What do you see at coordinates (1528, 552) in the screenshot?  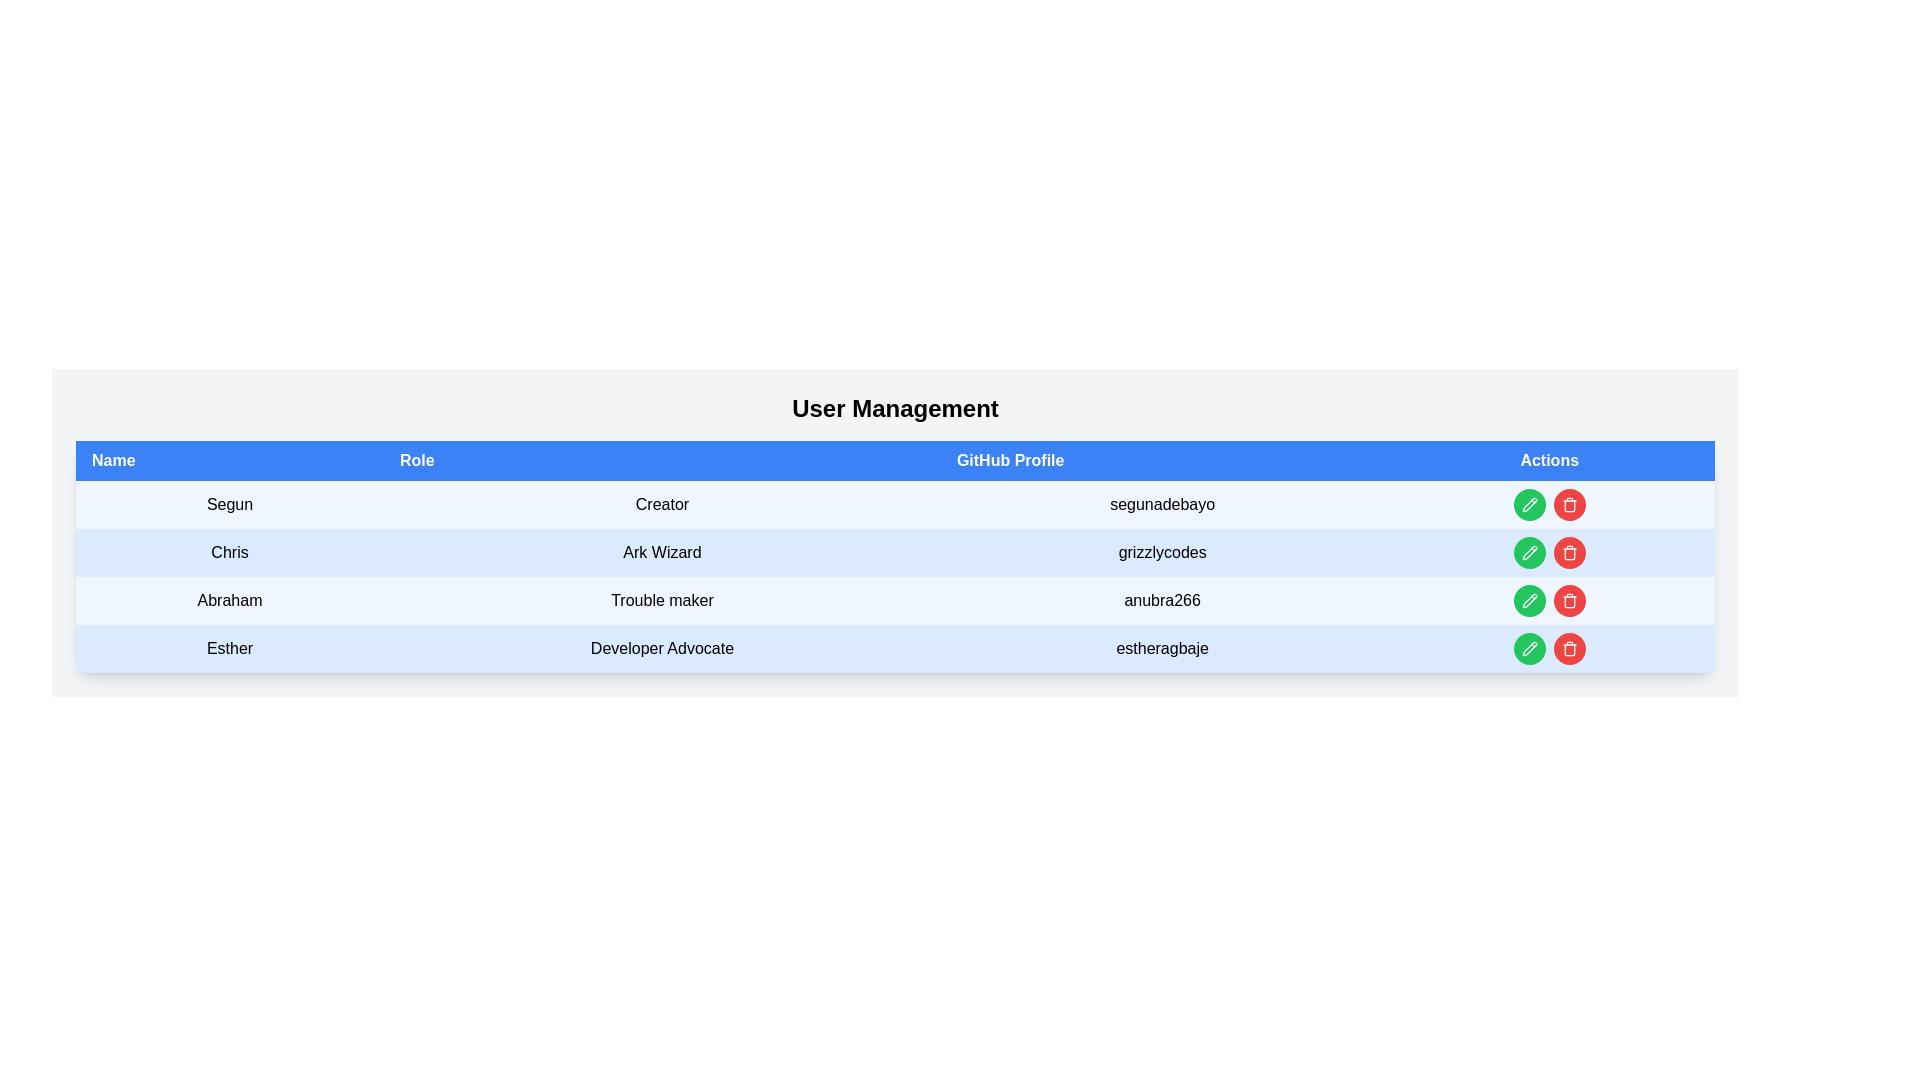 I see `the edit button located in the 'Actions' column of the row associated with the user 'Chris', which is immediately to the left of a red button with a trash icon` at bounding box center [1528, 552].